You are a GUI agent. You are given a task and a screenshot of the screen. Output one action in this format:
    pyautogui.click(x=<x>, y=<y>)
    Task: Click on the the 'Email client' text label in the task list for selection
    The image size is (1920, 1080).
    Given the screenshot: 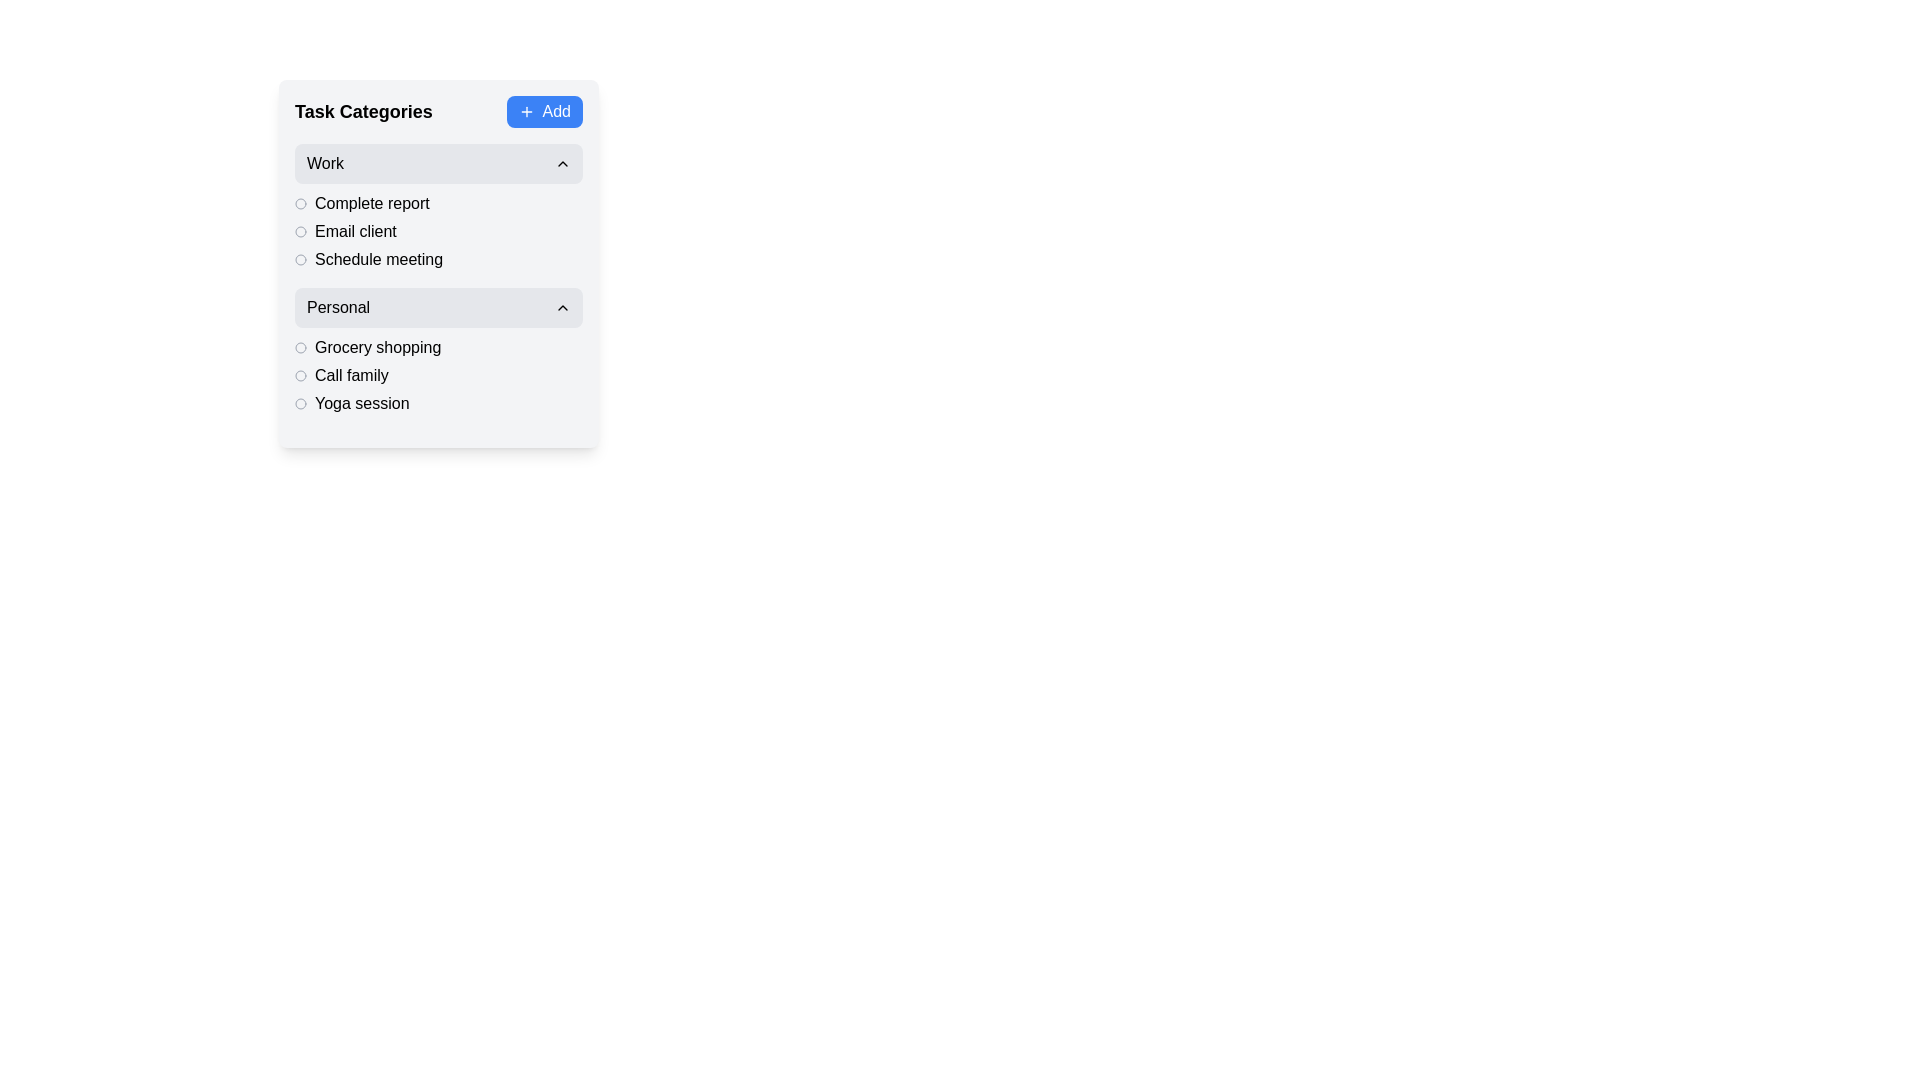 What is the action you would take?
    pyautogui.click(x=355, y=230)
    